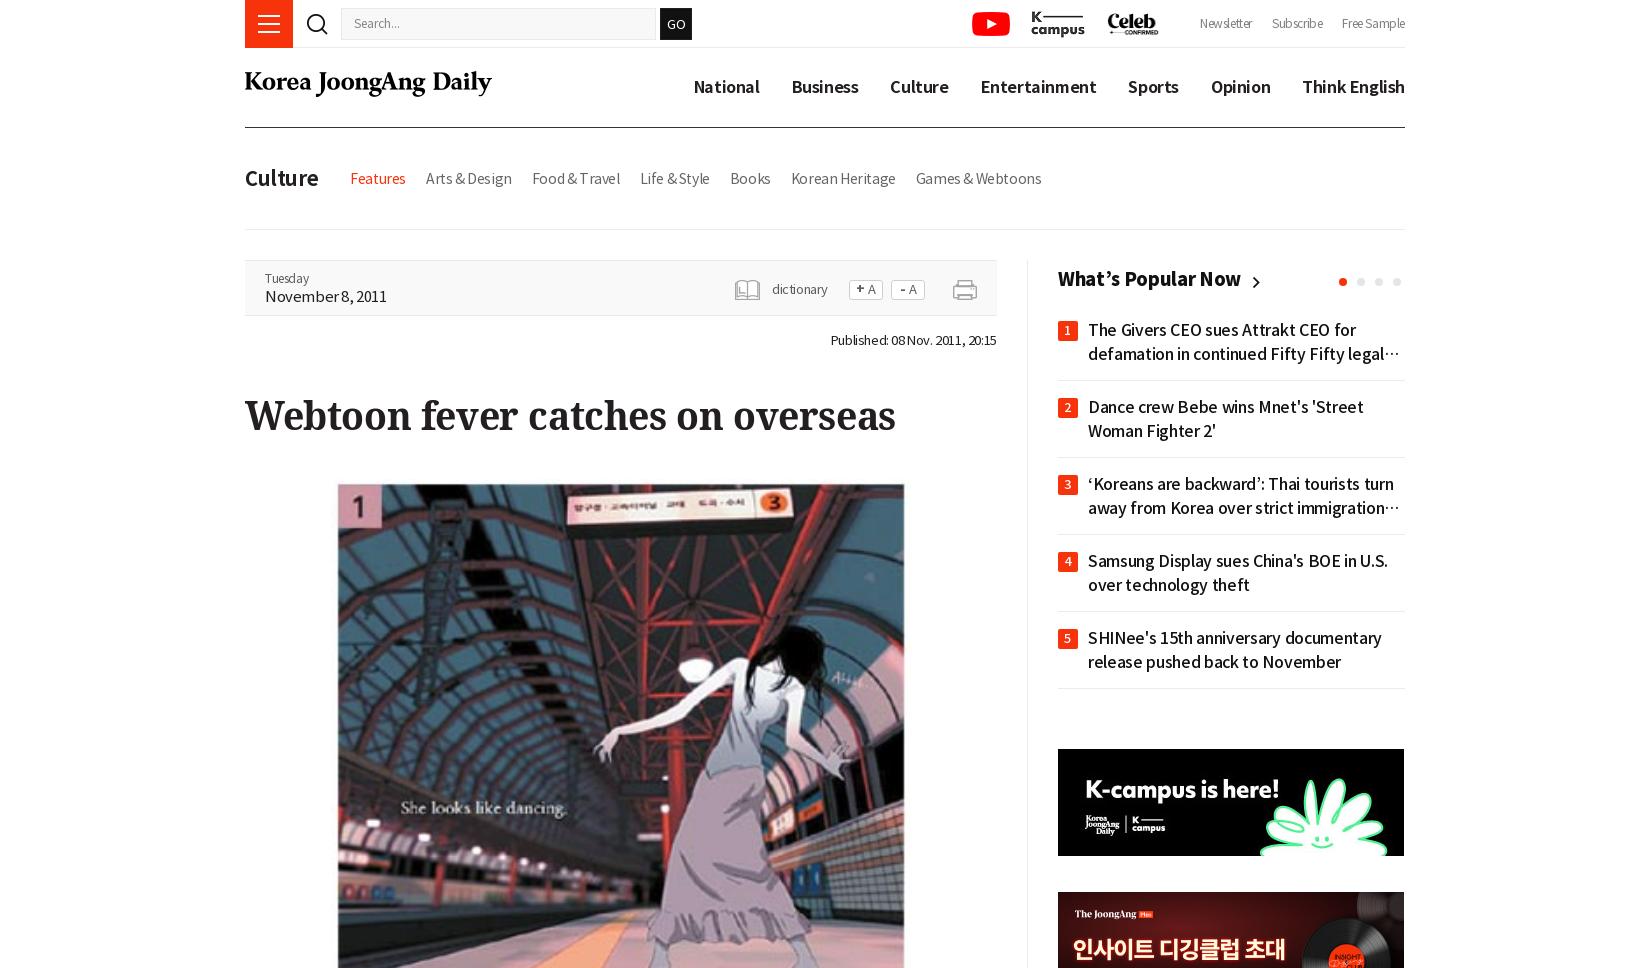 The height and width of the screenshot is (968, 1650). I want to click on 'Sports', so click(1153, 86).